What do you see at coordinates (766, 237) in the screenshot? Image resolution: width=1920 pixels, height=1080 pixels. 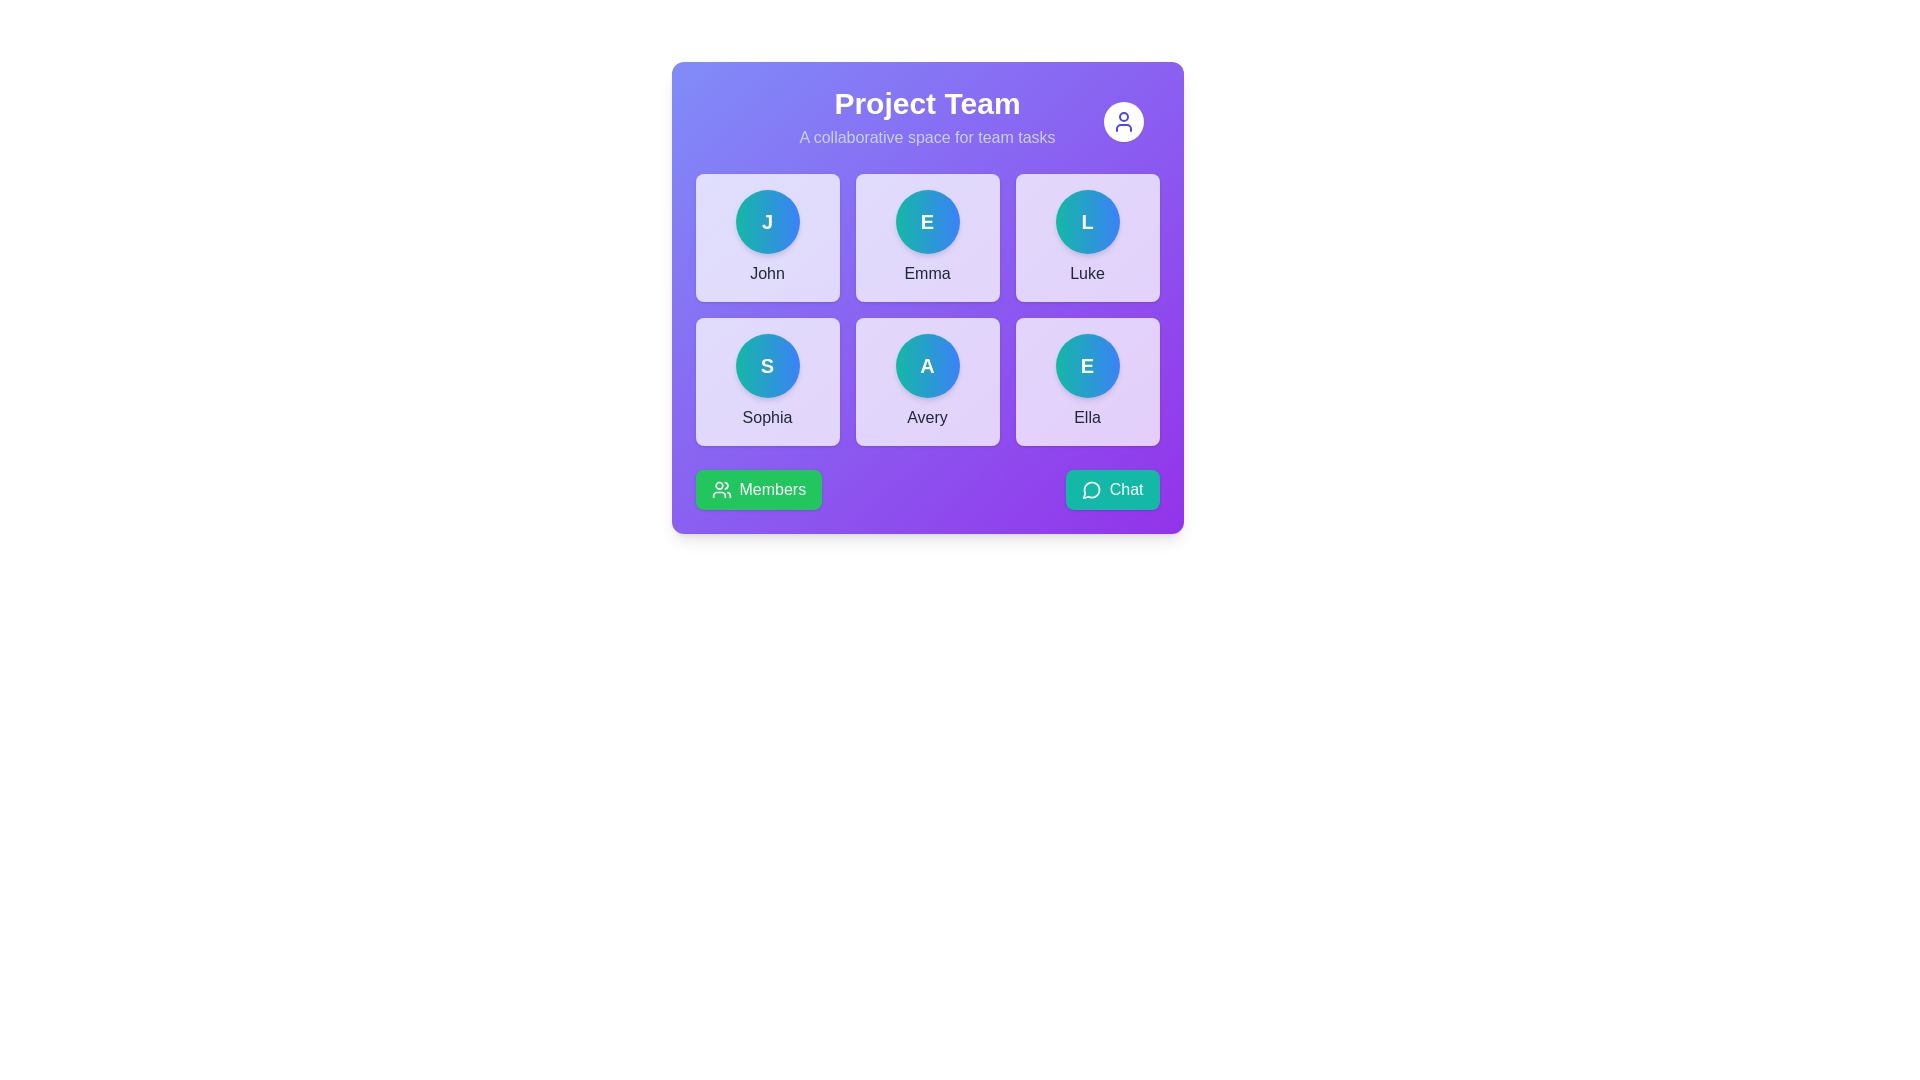 I see `the profile card component featuring a circular badge with a white 'J' and the label 'John' below it, located in the first row and first column of the grid` at bounding box center [766, 237].